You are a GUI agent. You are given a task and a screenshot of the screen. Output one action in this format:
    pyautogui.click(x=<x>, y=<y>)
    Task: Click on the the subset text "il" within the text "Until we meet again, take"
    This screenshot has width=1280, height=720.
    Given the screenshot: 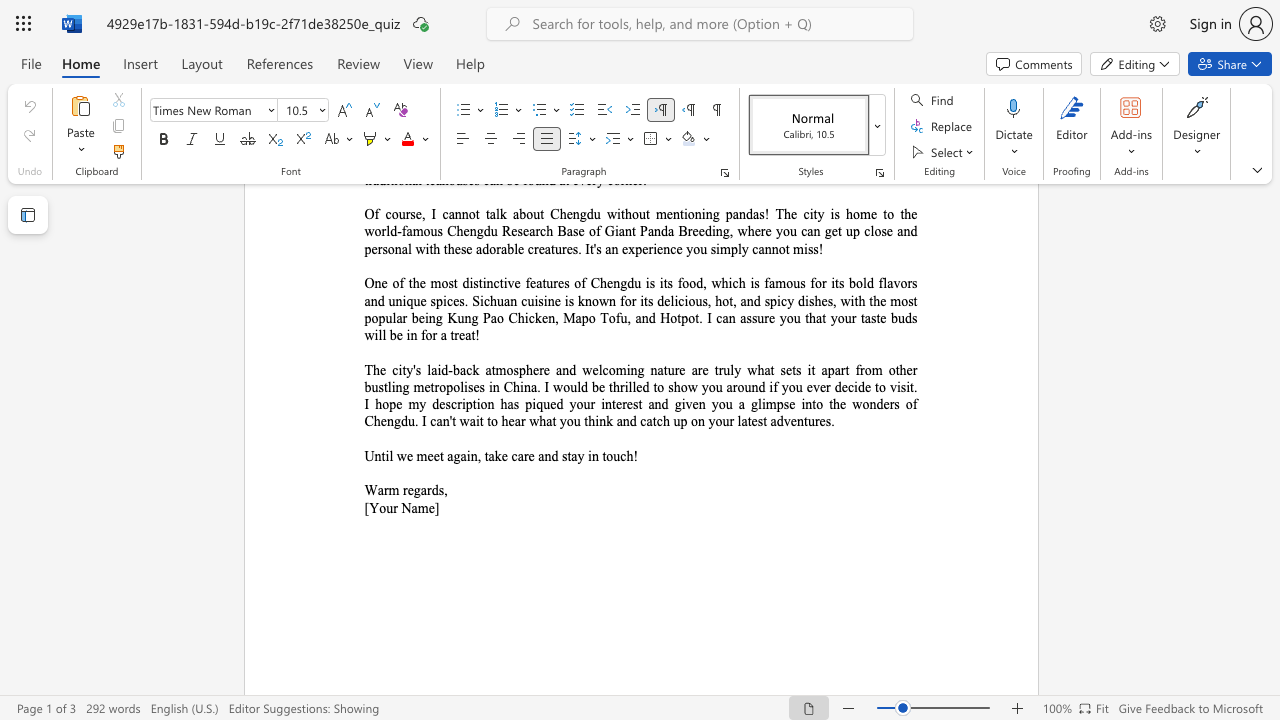 What is the action you would take?
    pyautogui.click(x=385, y=456)
    